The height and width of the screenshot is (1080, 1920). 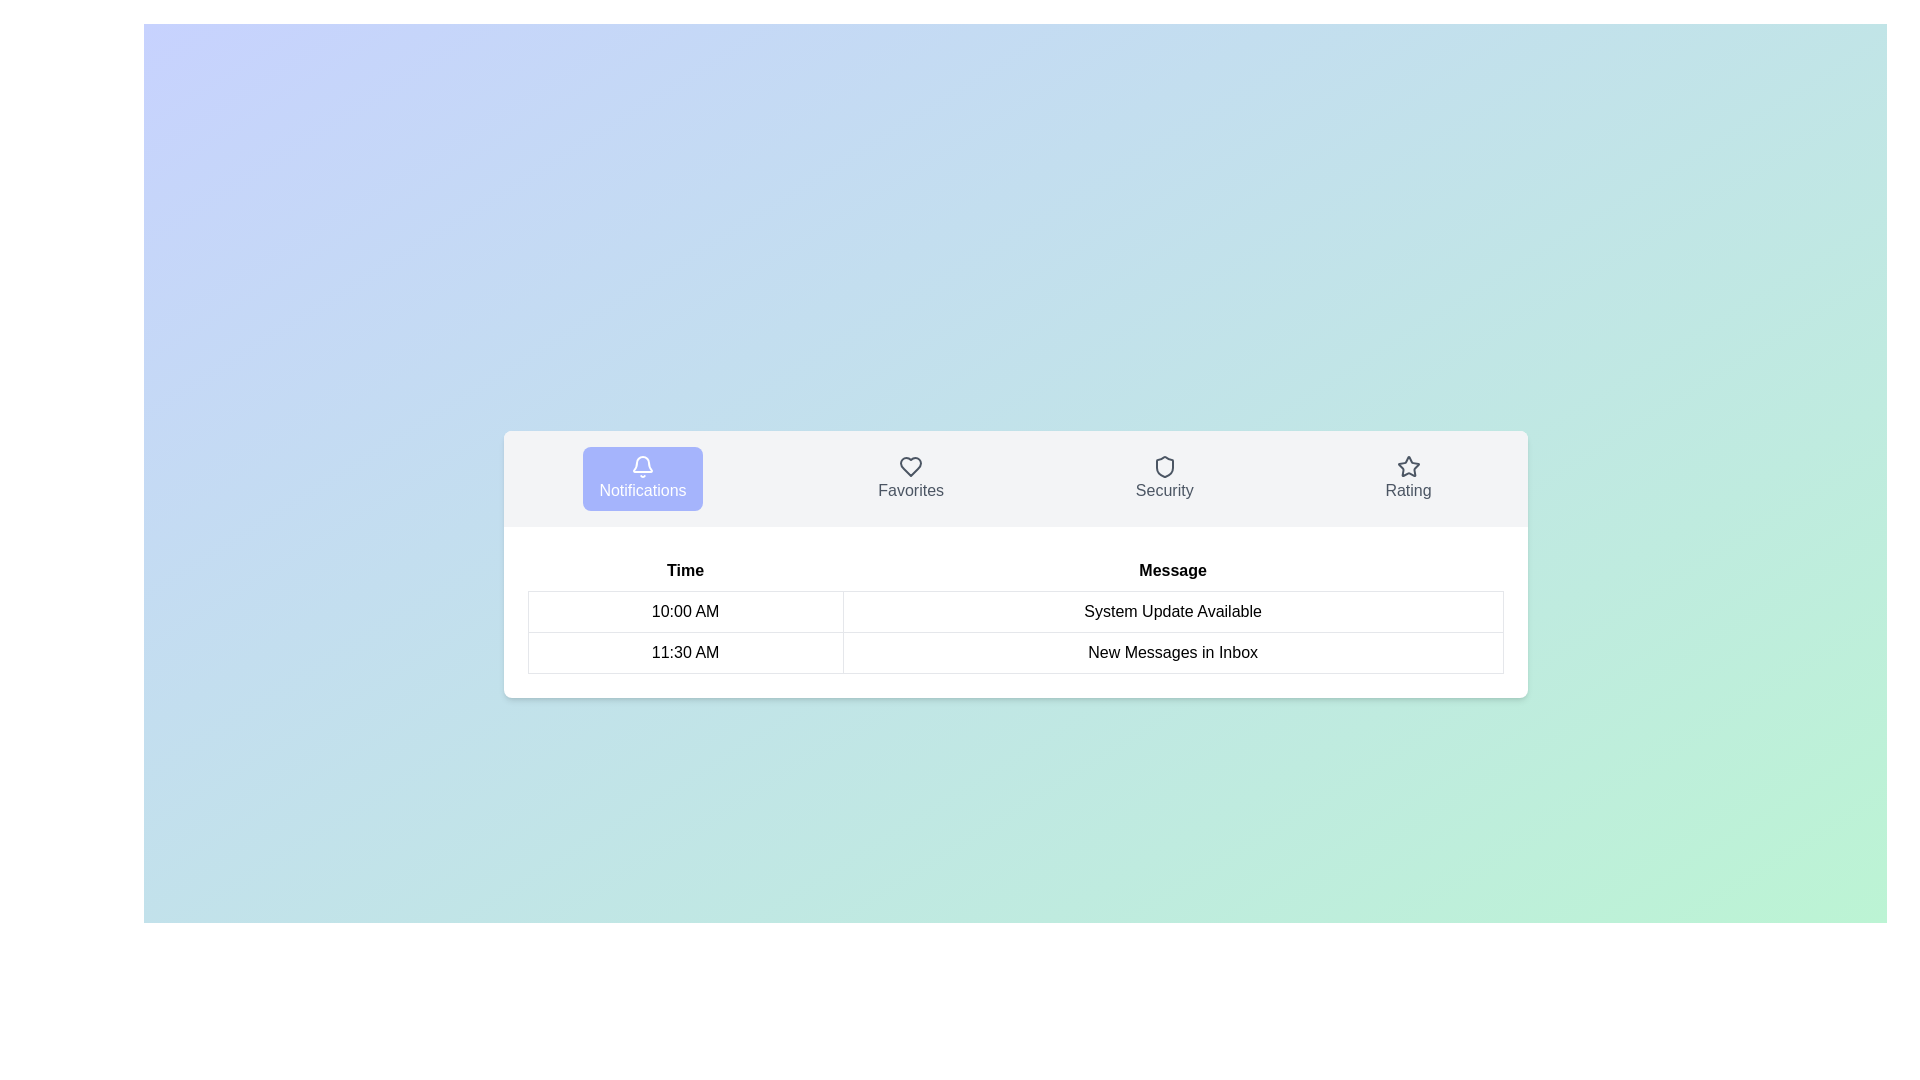 I want to click on the fourth button in the series of interactive elements that includes 'Notifications,' 'Favorites,' and 'Security', so click(x=1407, y=478).